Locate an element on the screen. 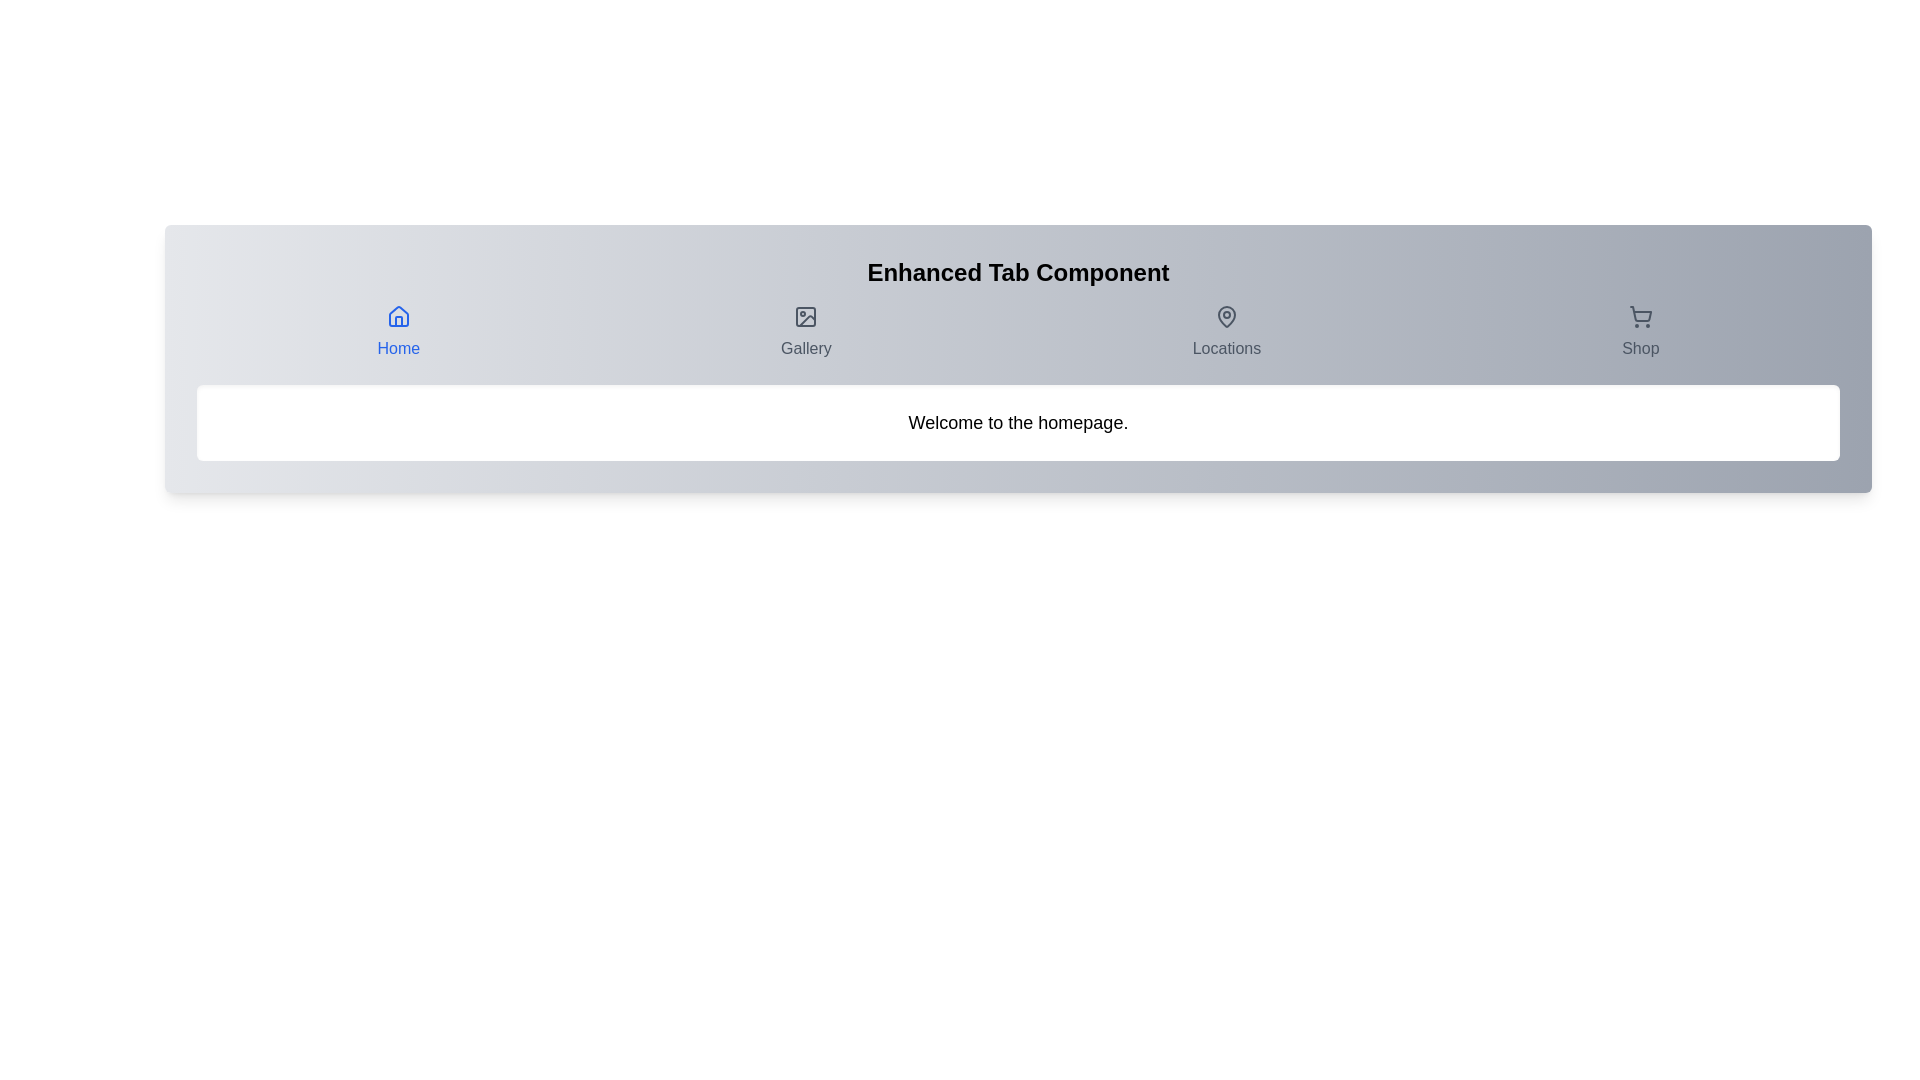 This screenshot has width=1920, height=1080. the 'Home' icon in the navigation bar is located at coordinates (398, 315).